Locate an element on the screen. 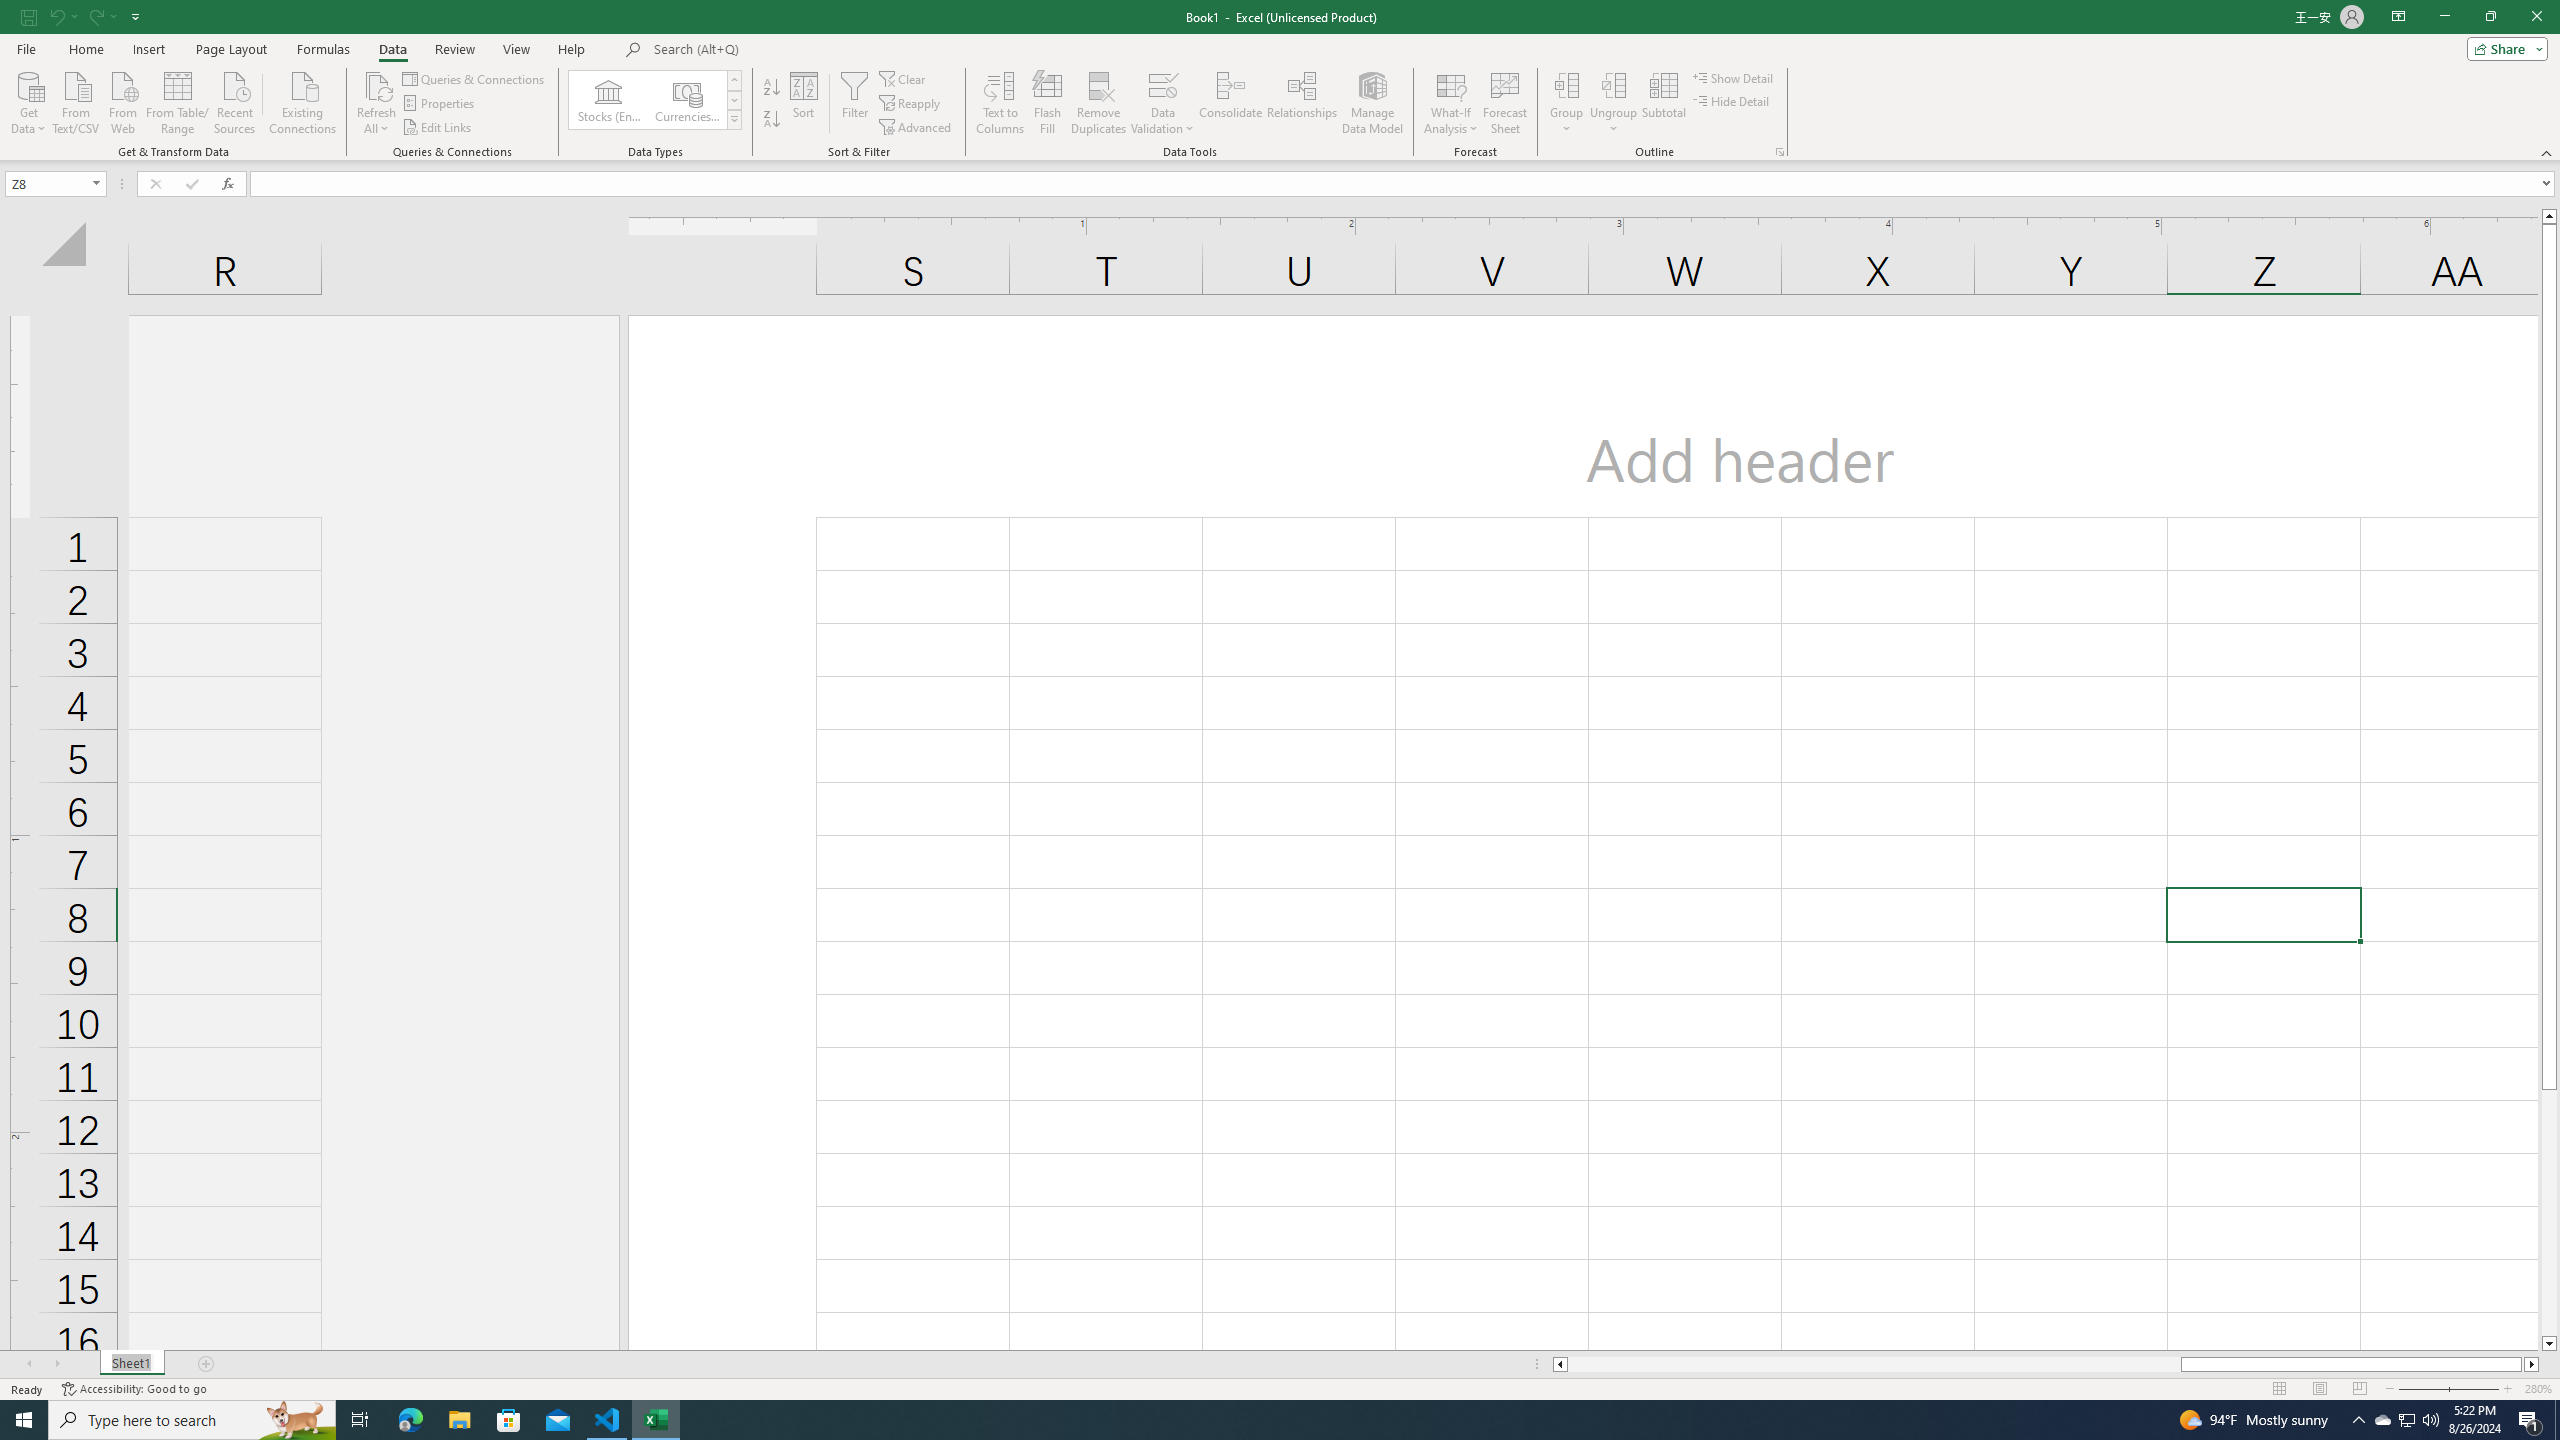 This screenshot has width=2560, height=1440. 'From Table/Range' is located at coordinates (176, 100).